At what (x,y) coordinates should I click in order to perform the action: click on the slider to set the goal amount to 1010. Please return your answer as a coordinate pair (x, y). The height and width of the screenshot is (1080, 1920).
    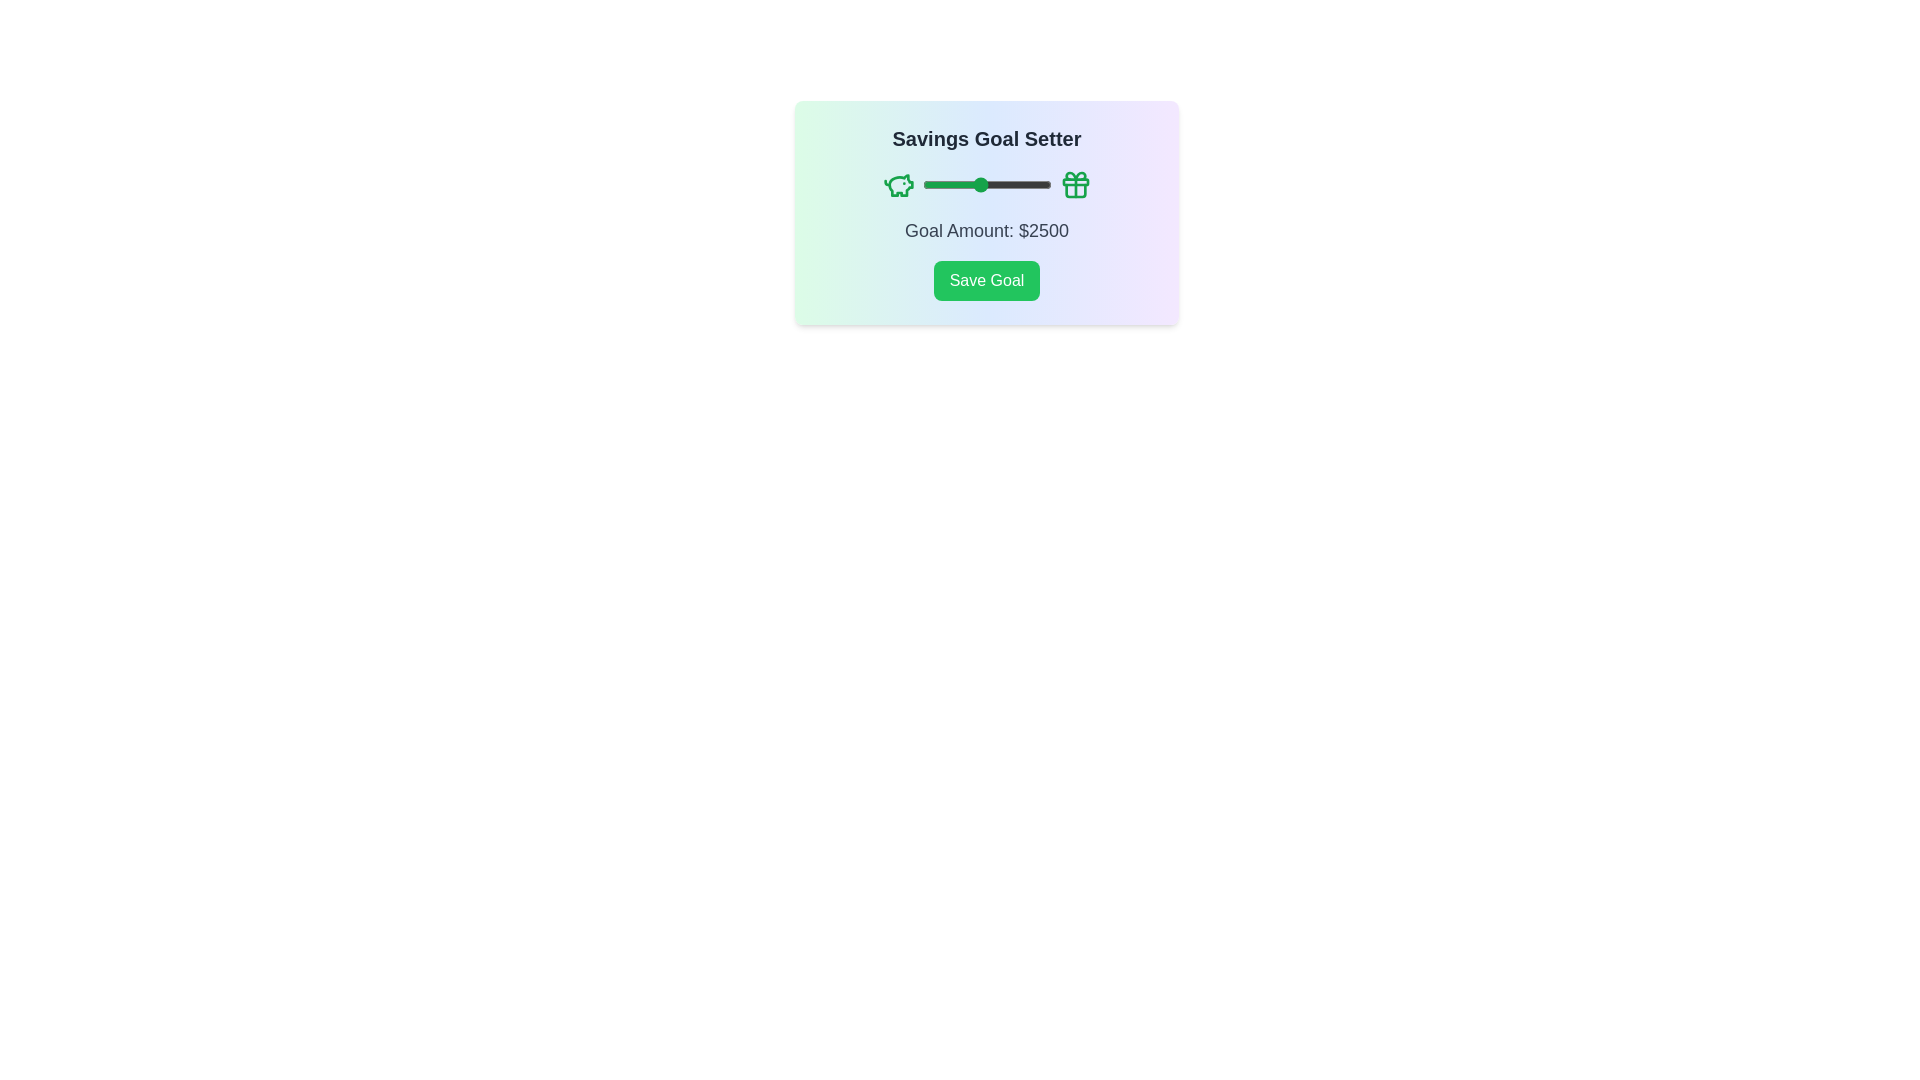
    Looking at the image, I should click on (936, 185).